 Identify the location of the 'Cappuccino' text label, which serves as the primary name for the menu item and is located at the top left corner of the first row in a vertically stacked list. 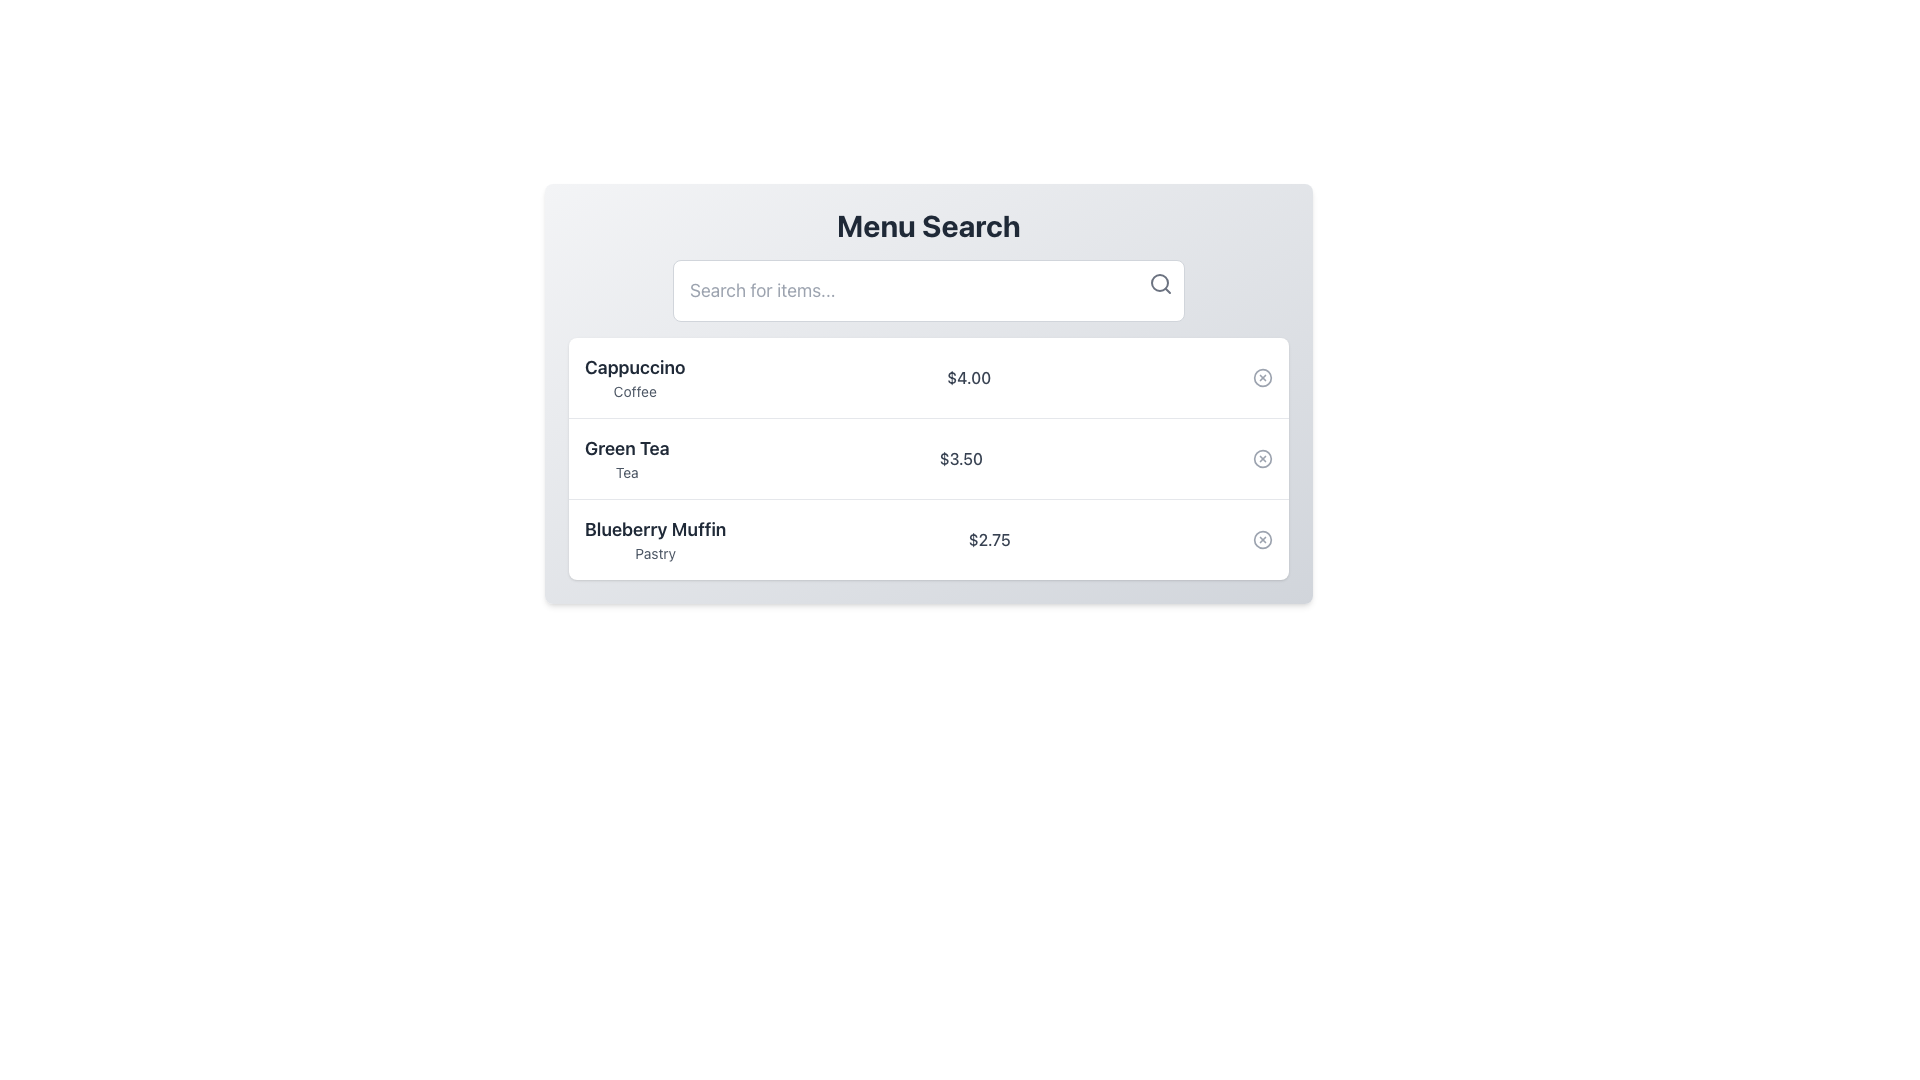
(634, 367).